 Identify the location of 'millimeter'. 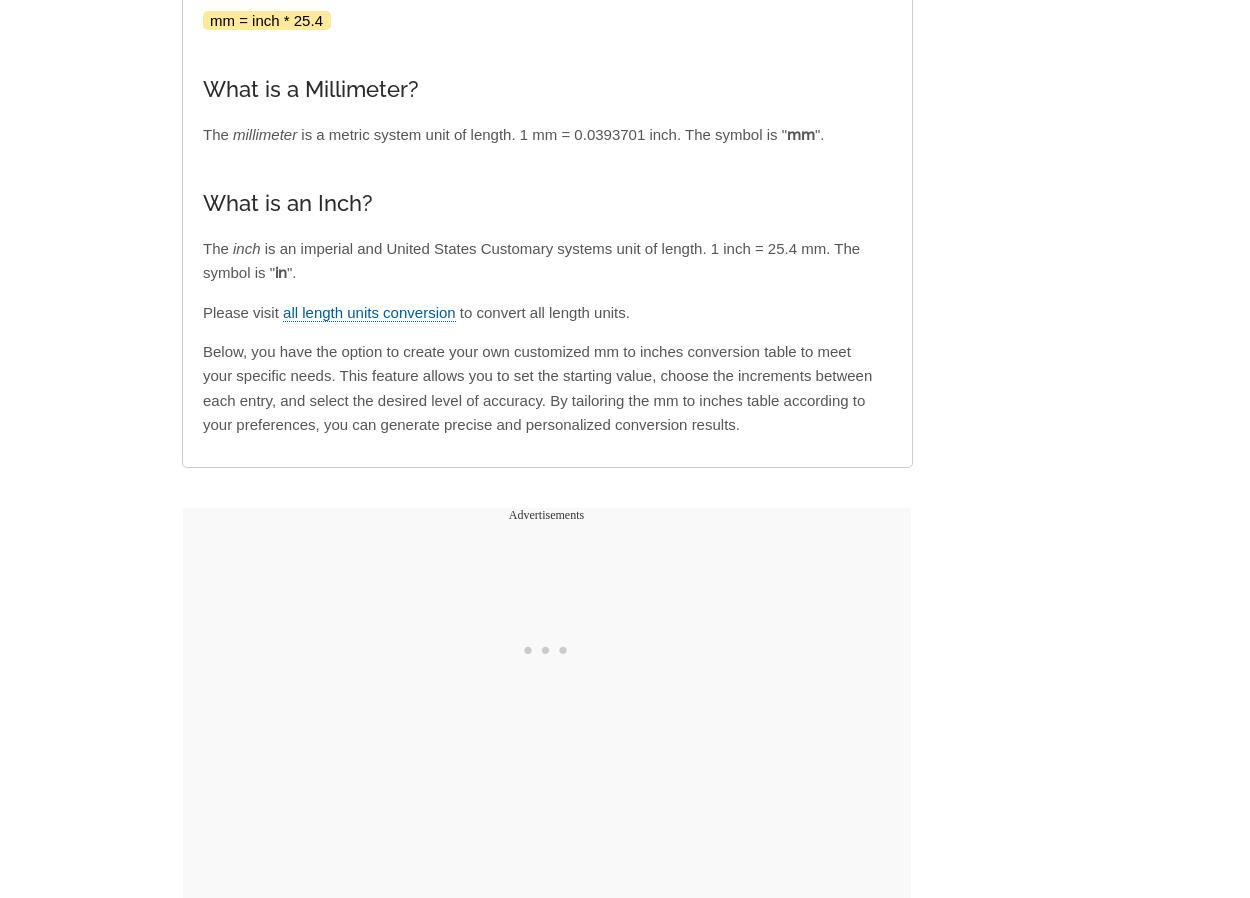
(265, 132).